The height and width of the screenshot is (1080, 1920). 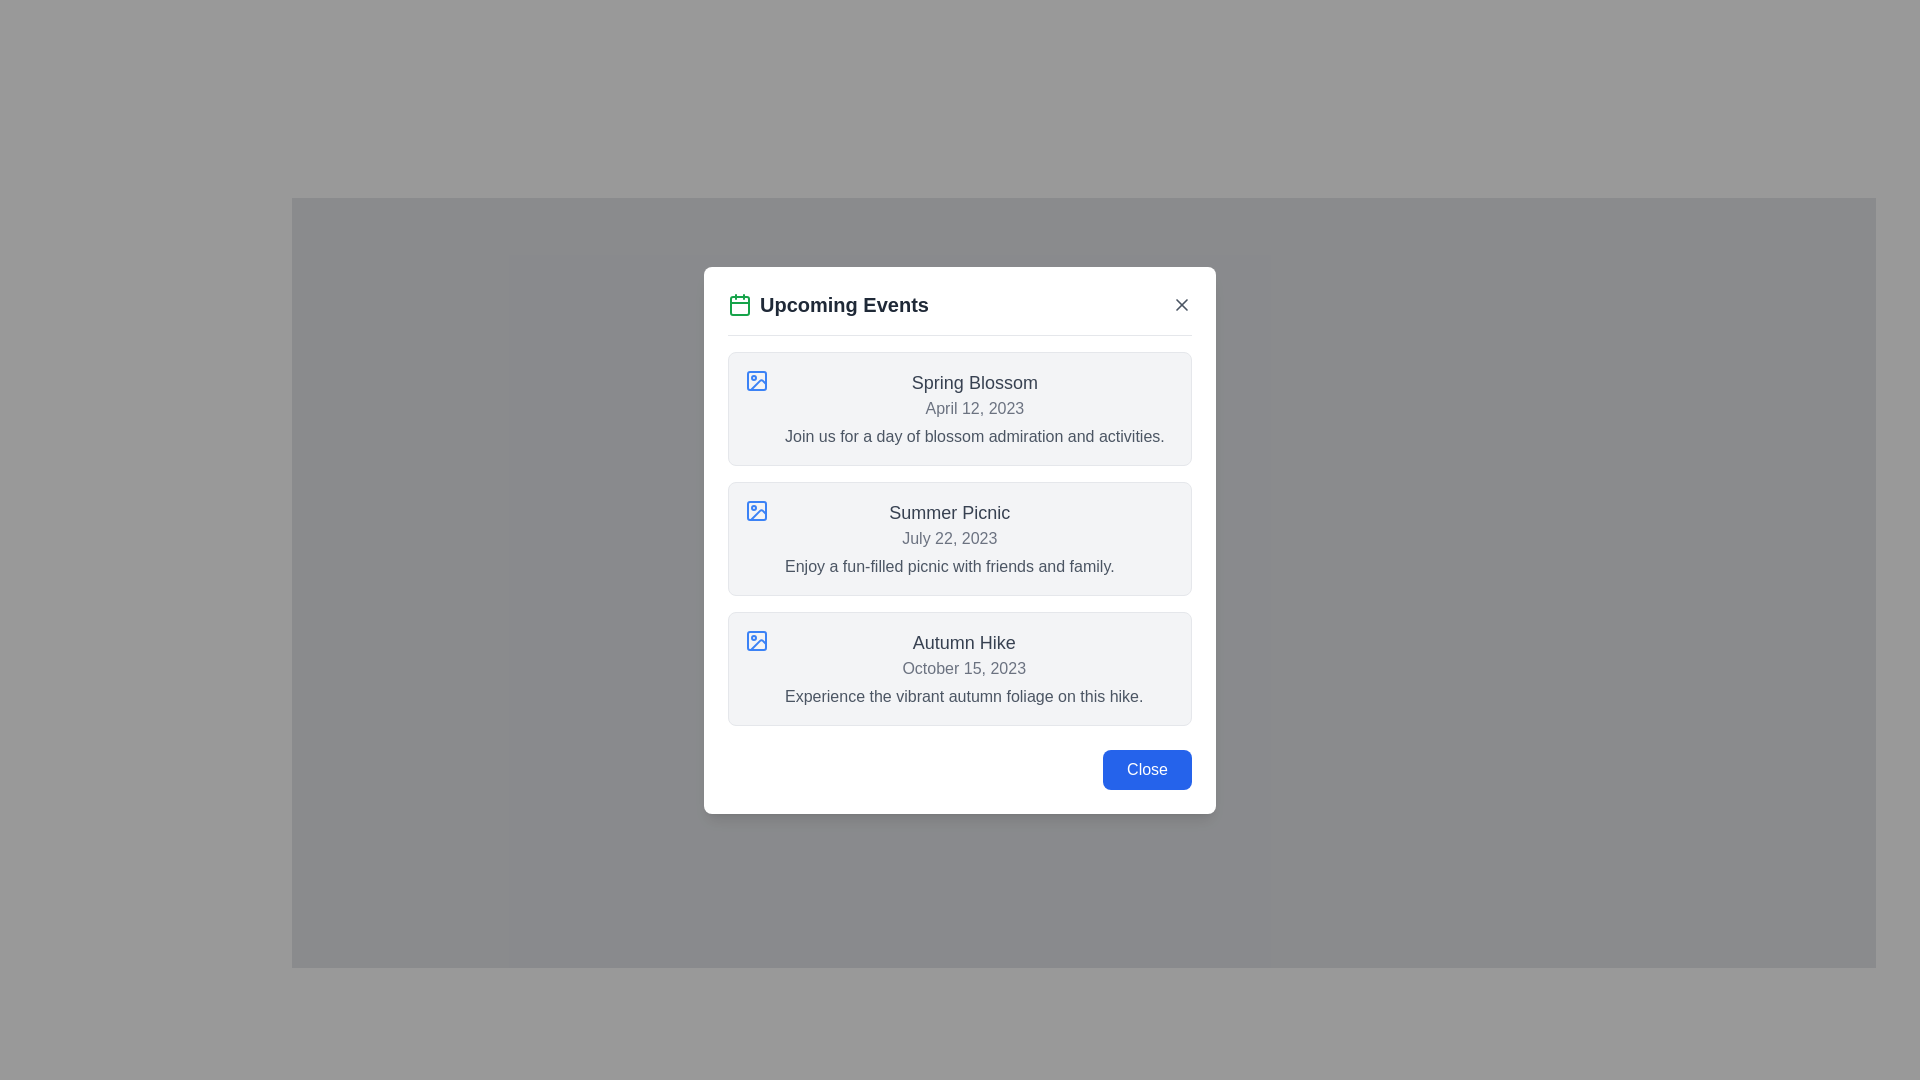 I want to click on the Plain text label displaying the date 'July 22, 2023' located in the 'Upcoming Events' dialogue box, which is styled to indicate secondary information, so click(x=948, y=537).